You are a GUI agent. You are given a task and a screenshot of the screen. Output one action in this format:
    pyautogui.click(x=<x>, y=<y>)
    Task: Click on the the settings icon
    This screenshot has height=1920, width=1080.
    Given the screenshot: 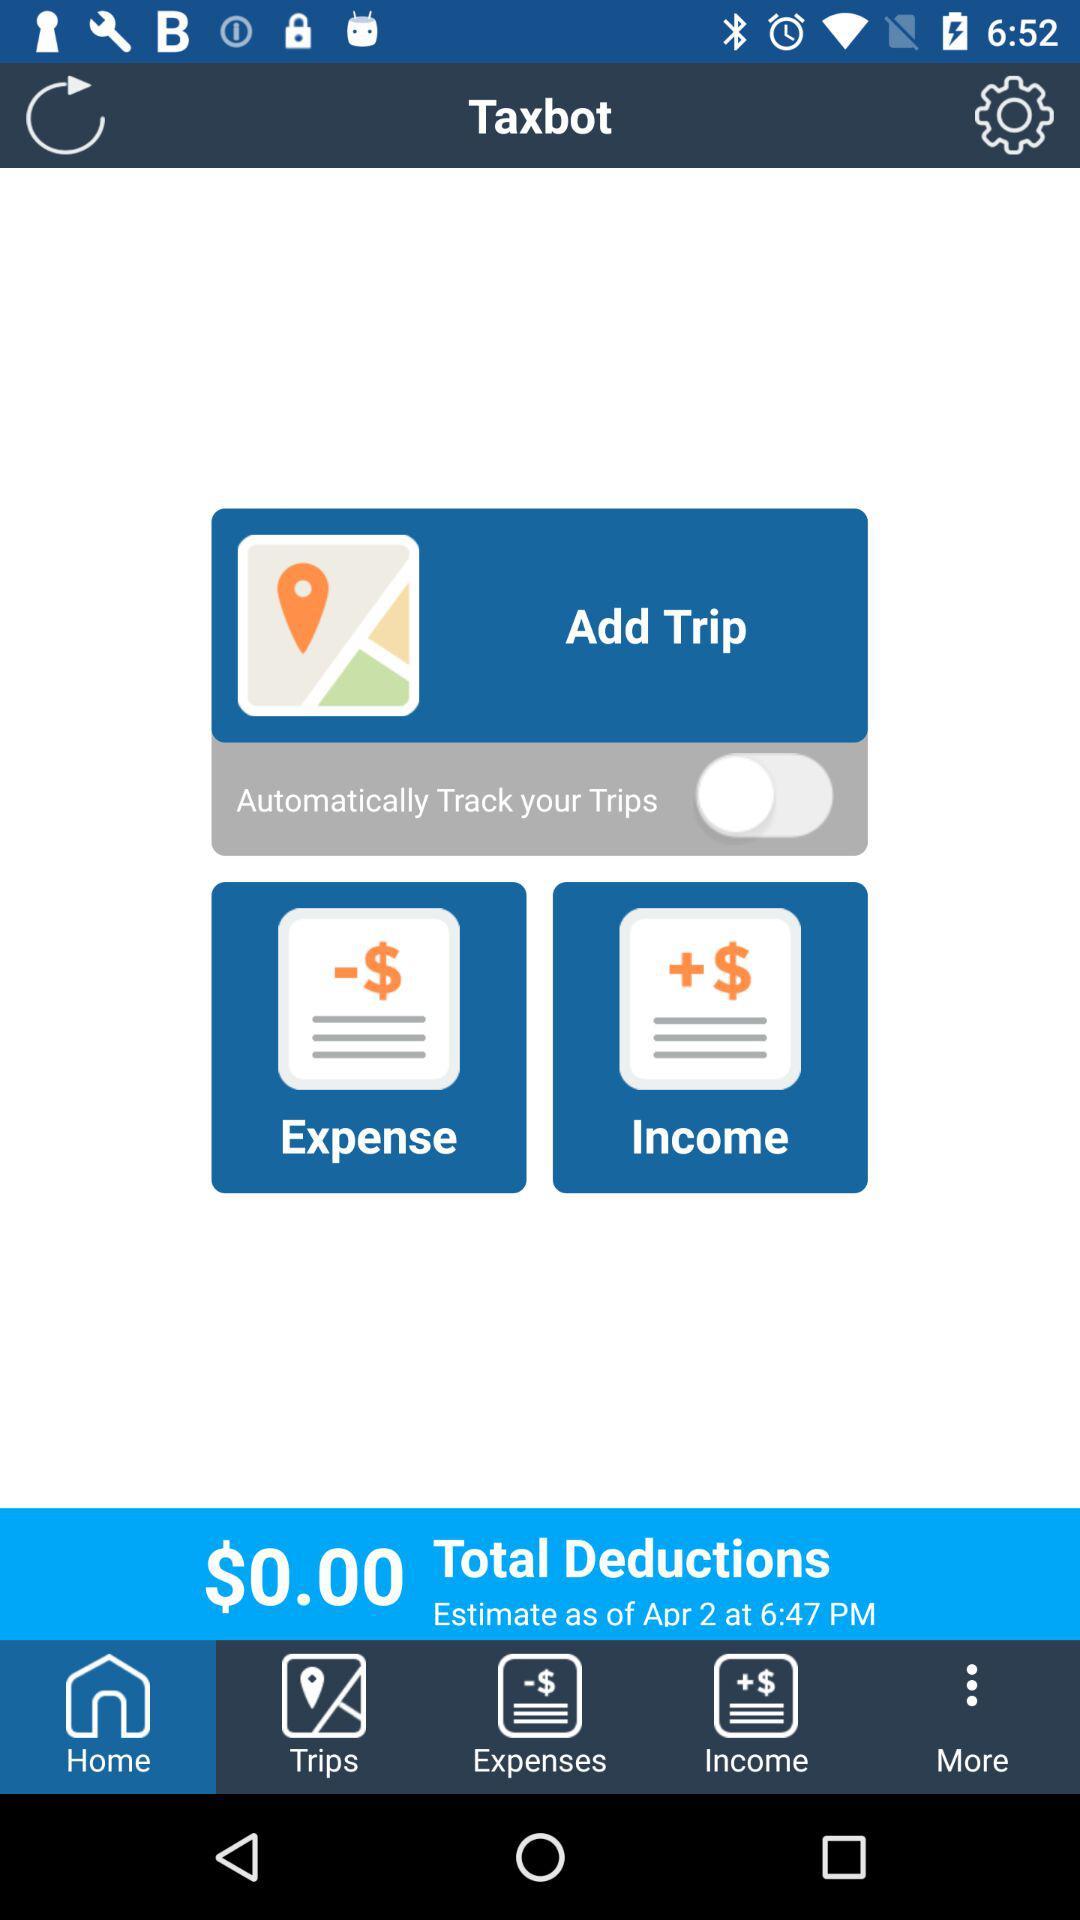 What is the action you would take?
    pyautogui.click(x=1014, y=114)
    